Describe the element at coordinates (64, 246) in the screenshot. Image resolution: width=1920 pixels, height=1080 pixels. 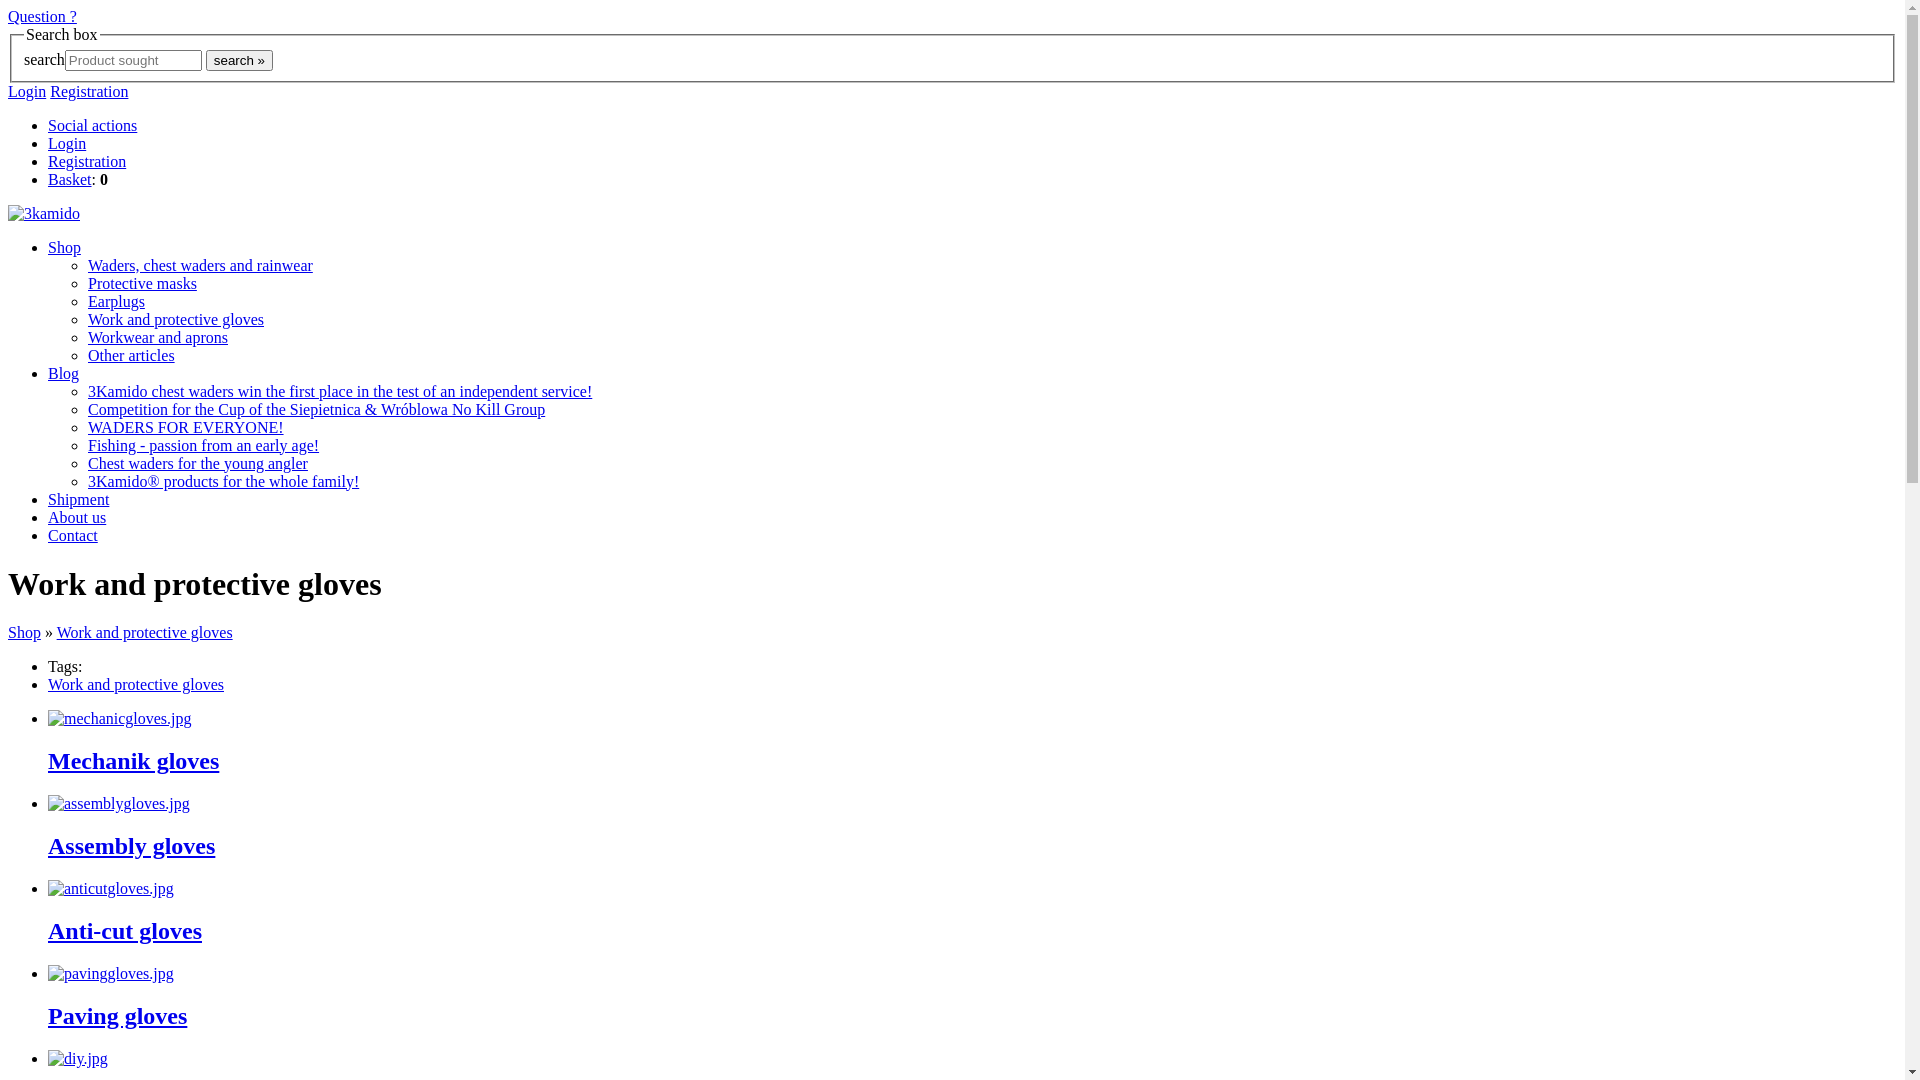
I see `'Shop'` at that location.